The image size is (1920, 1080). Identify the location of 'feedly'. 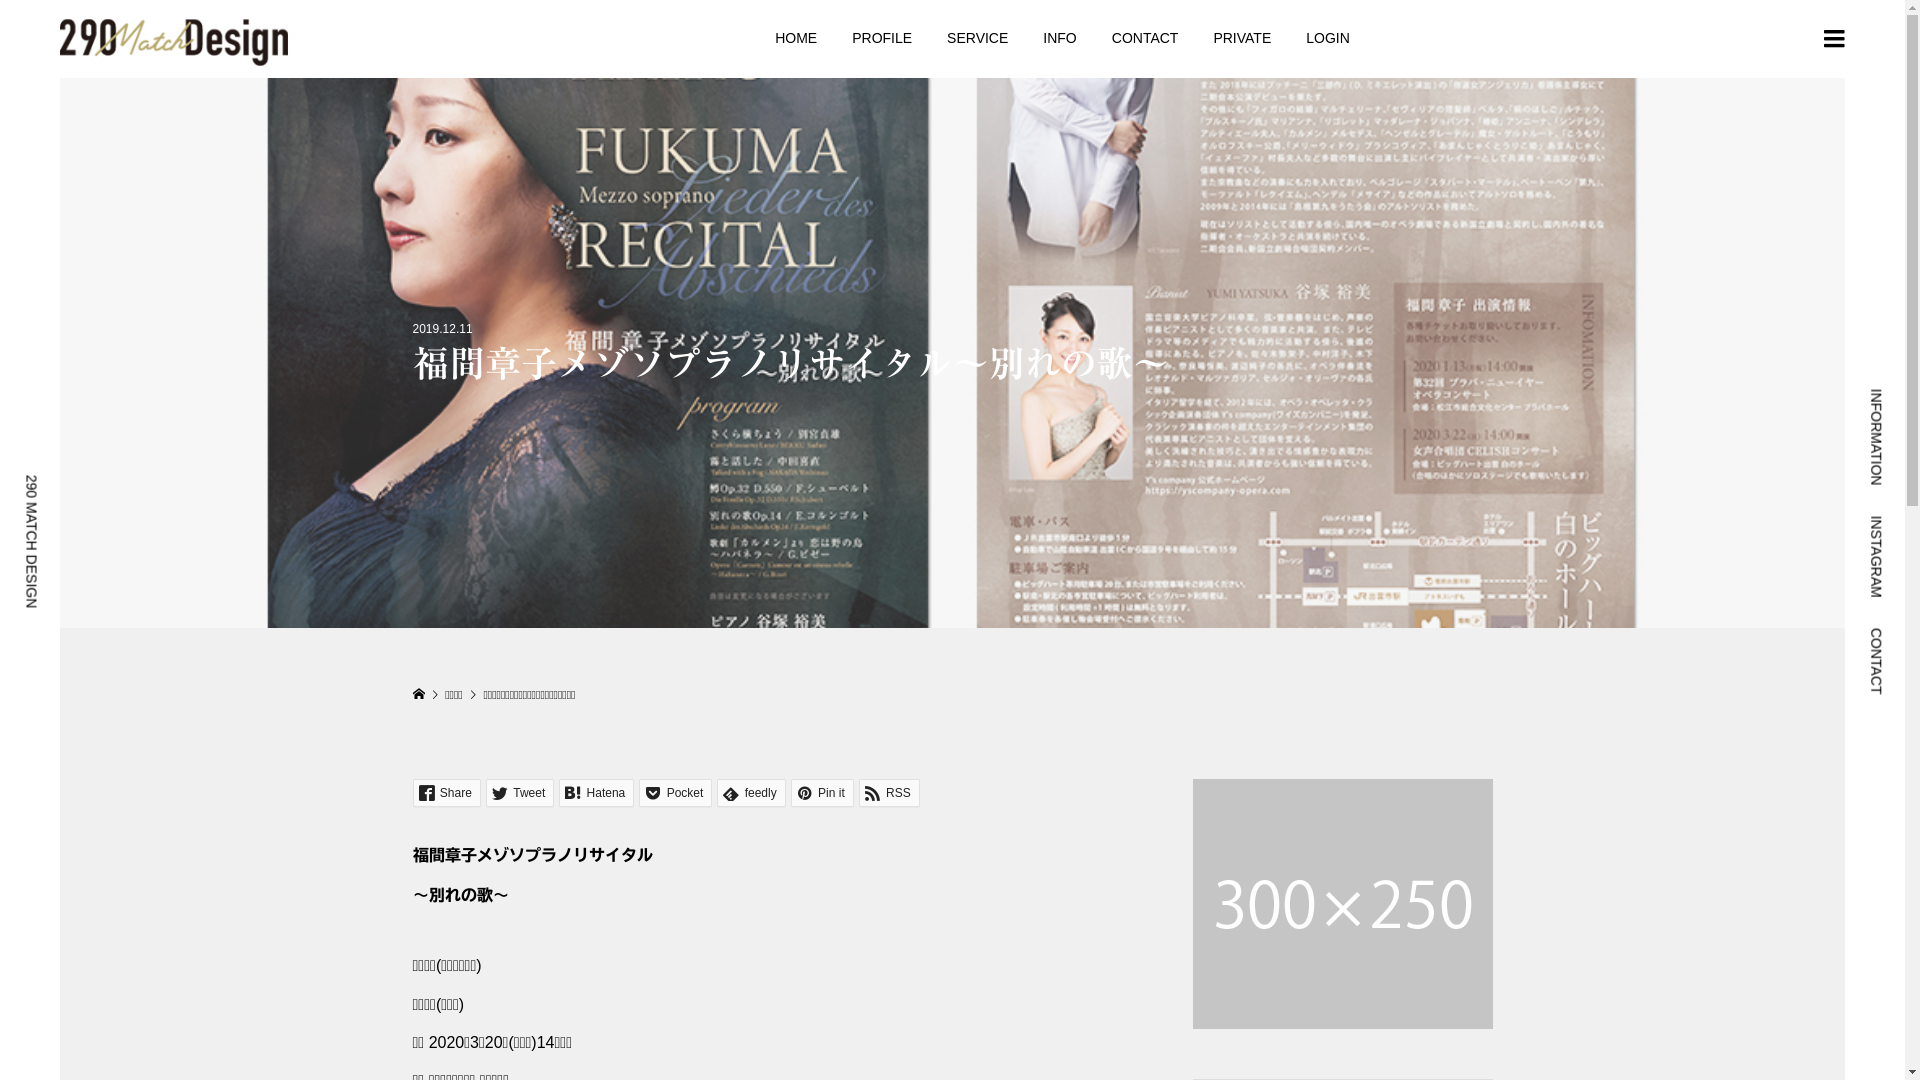
(749, 792).